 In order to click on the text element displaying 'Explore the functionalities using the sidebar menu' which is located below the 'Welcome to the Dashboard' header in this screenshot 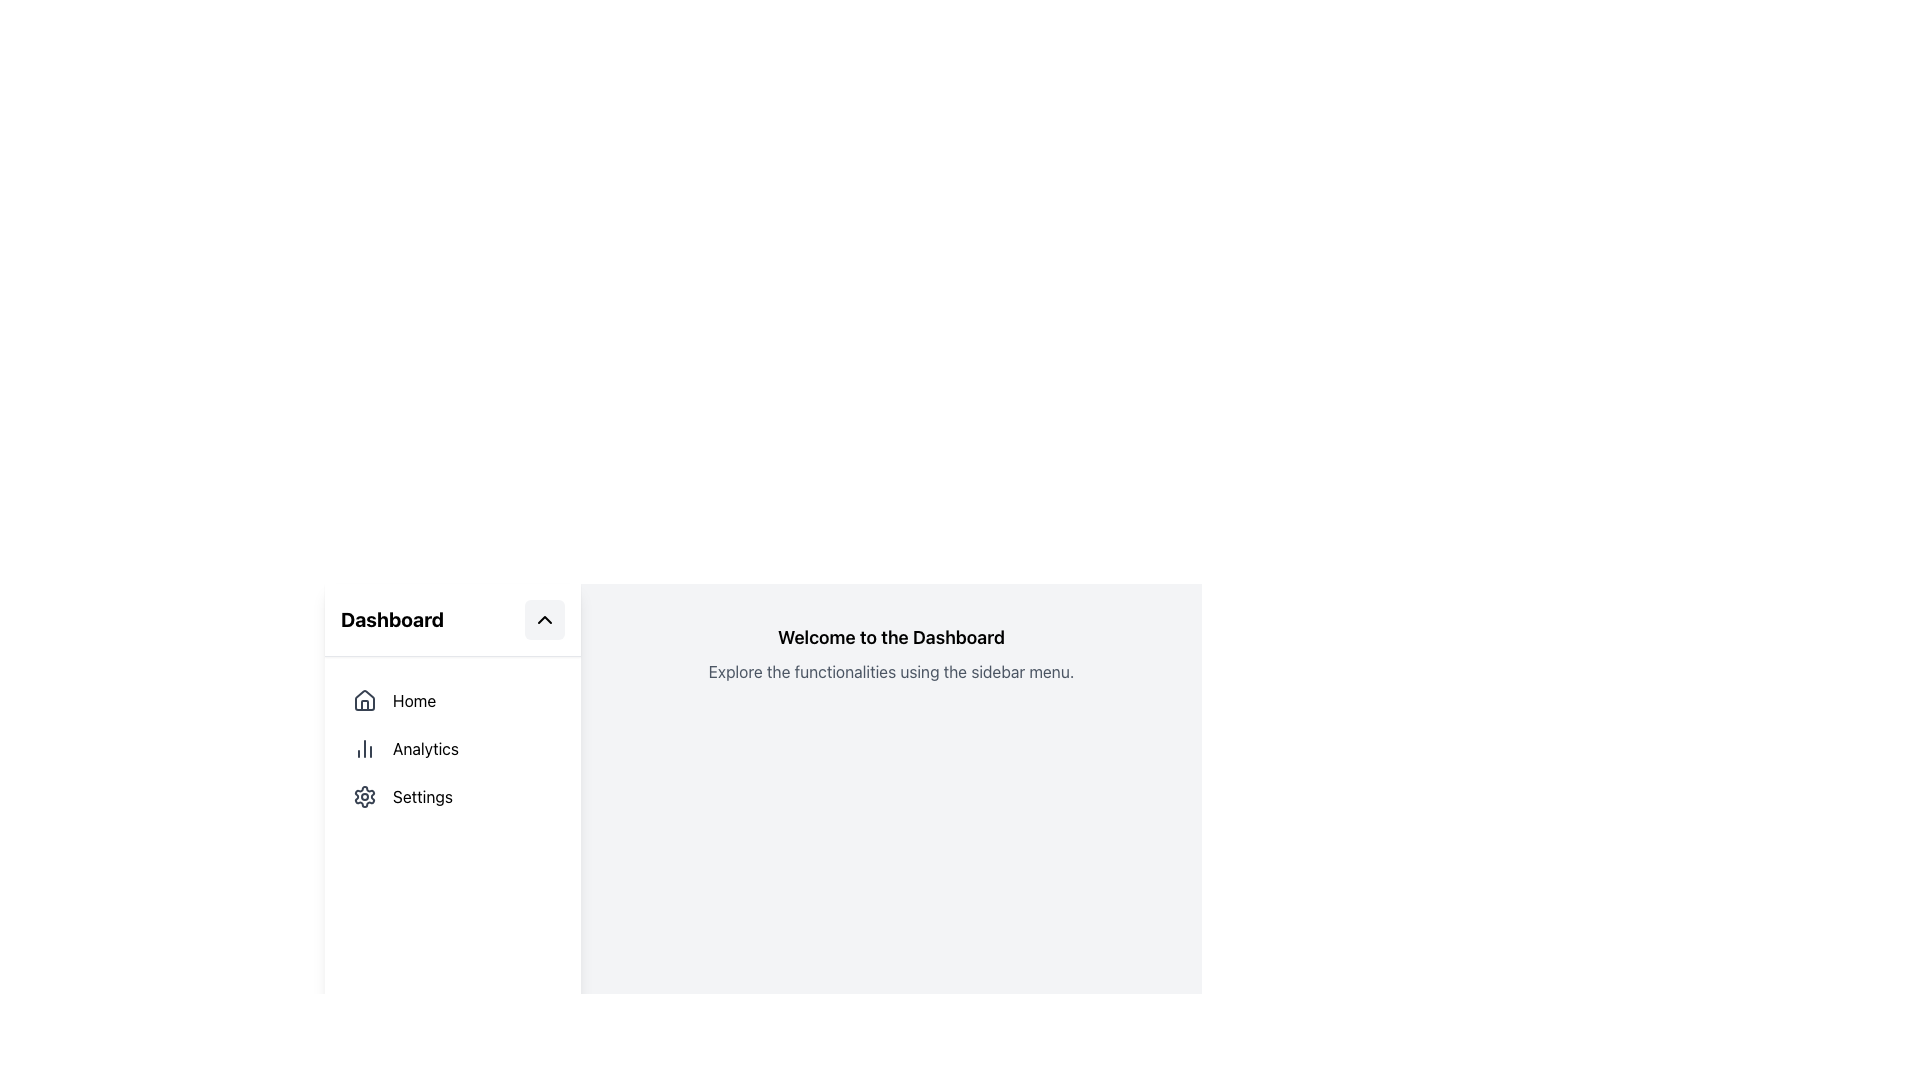, I will do `click(890, 671)`.